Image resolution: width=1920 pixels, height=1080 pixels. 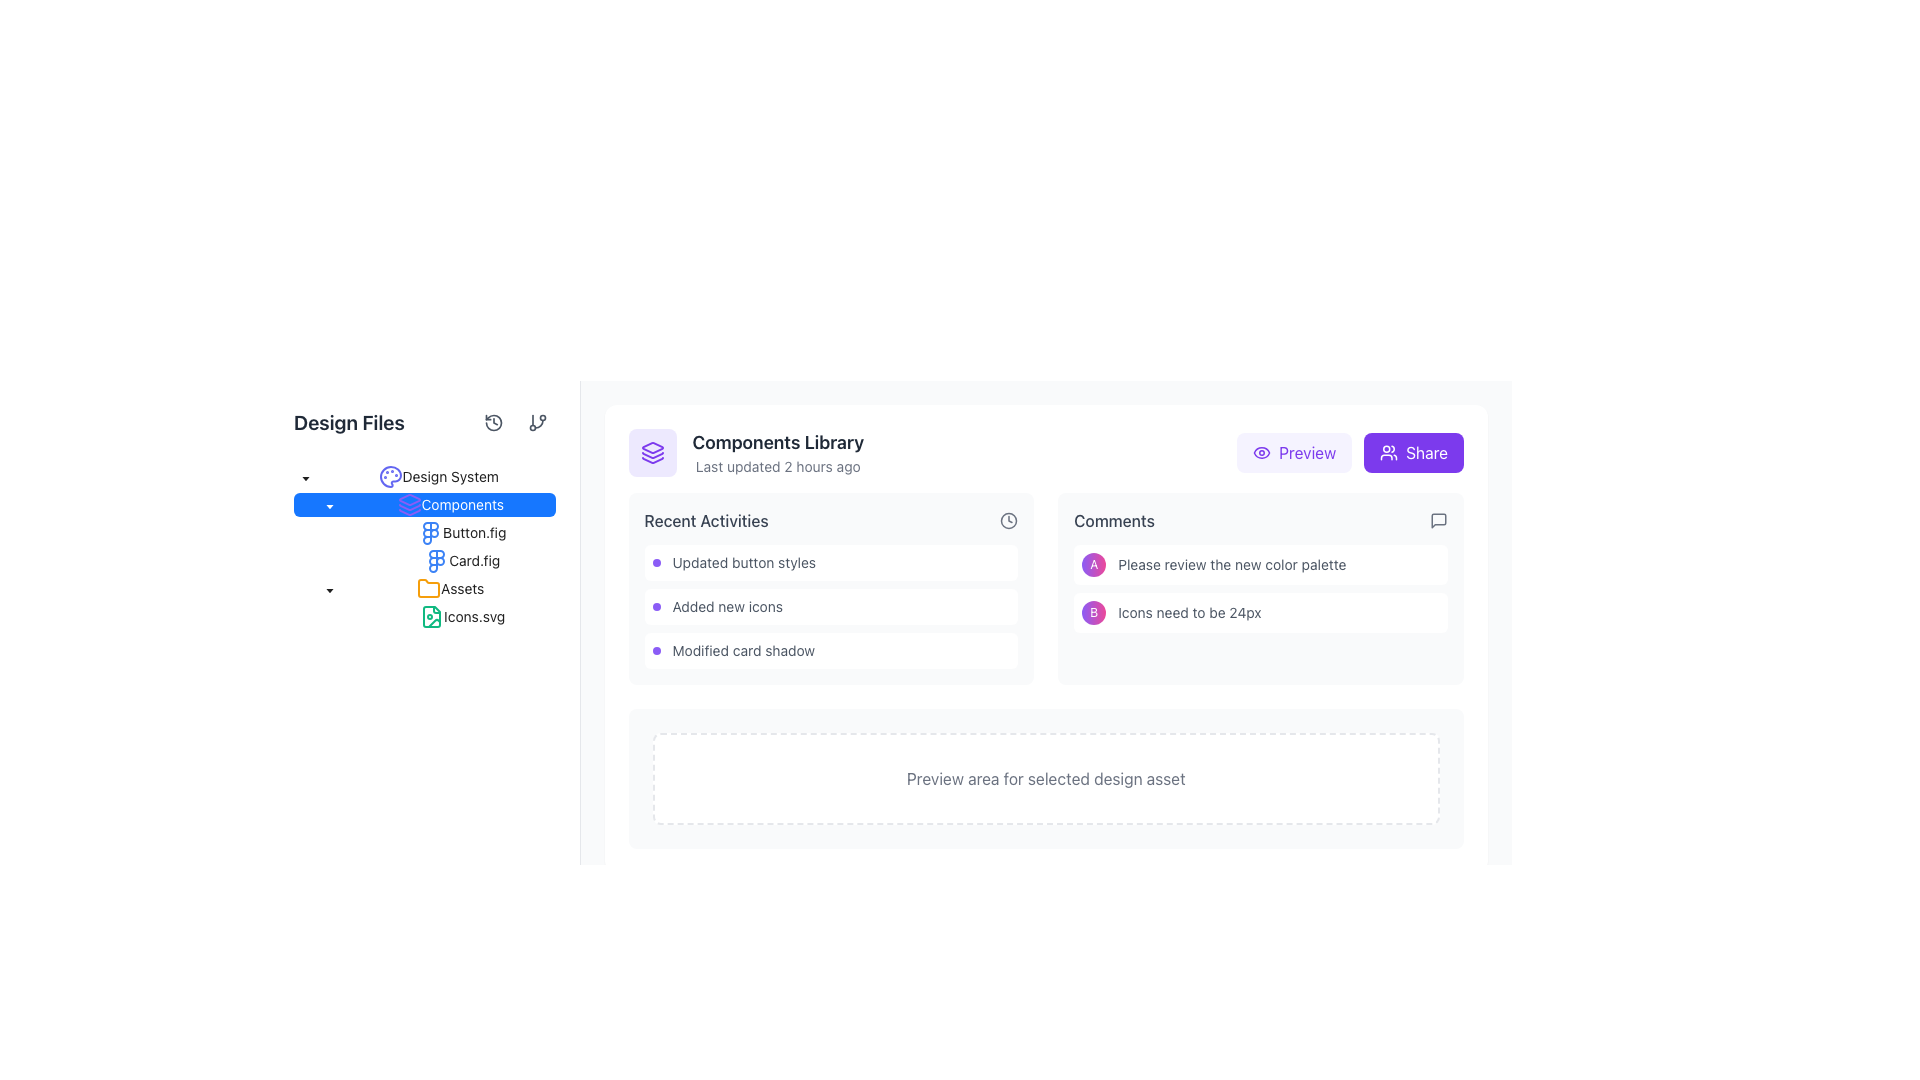 What do you see at coordinates (305, 588) in the screenshot?
I see `the indentation spacer that visually represents the hierarchical level of the 'Assets' tree item, located at the starting left indentation` at bounding box center [305, 588].